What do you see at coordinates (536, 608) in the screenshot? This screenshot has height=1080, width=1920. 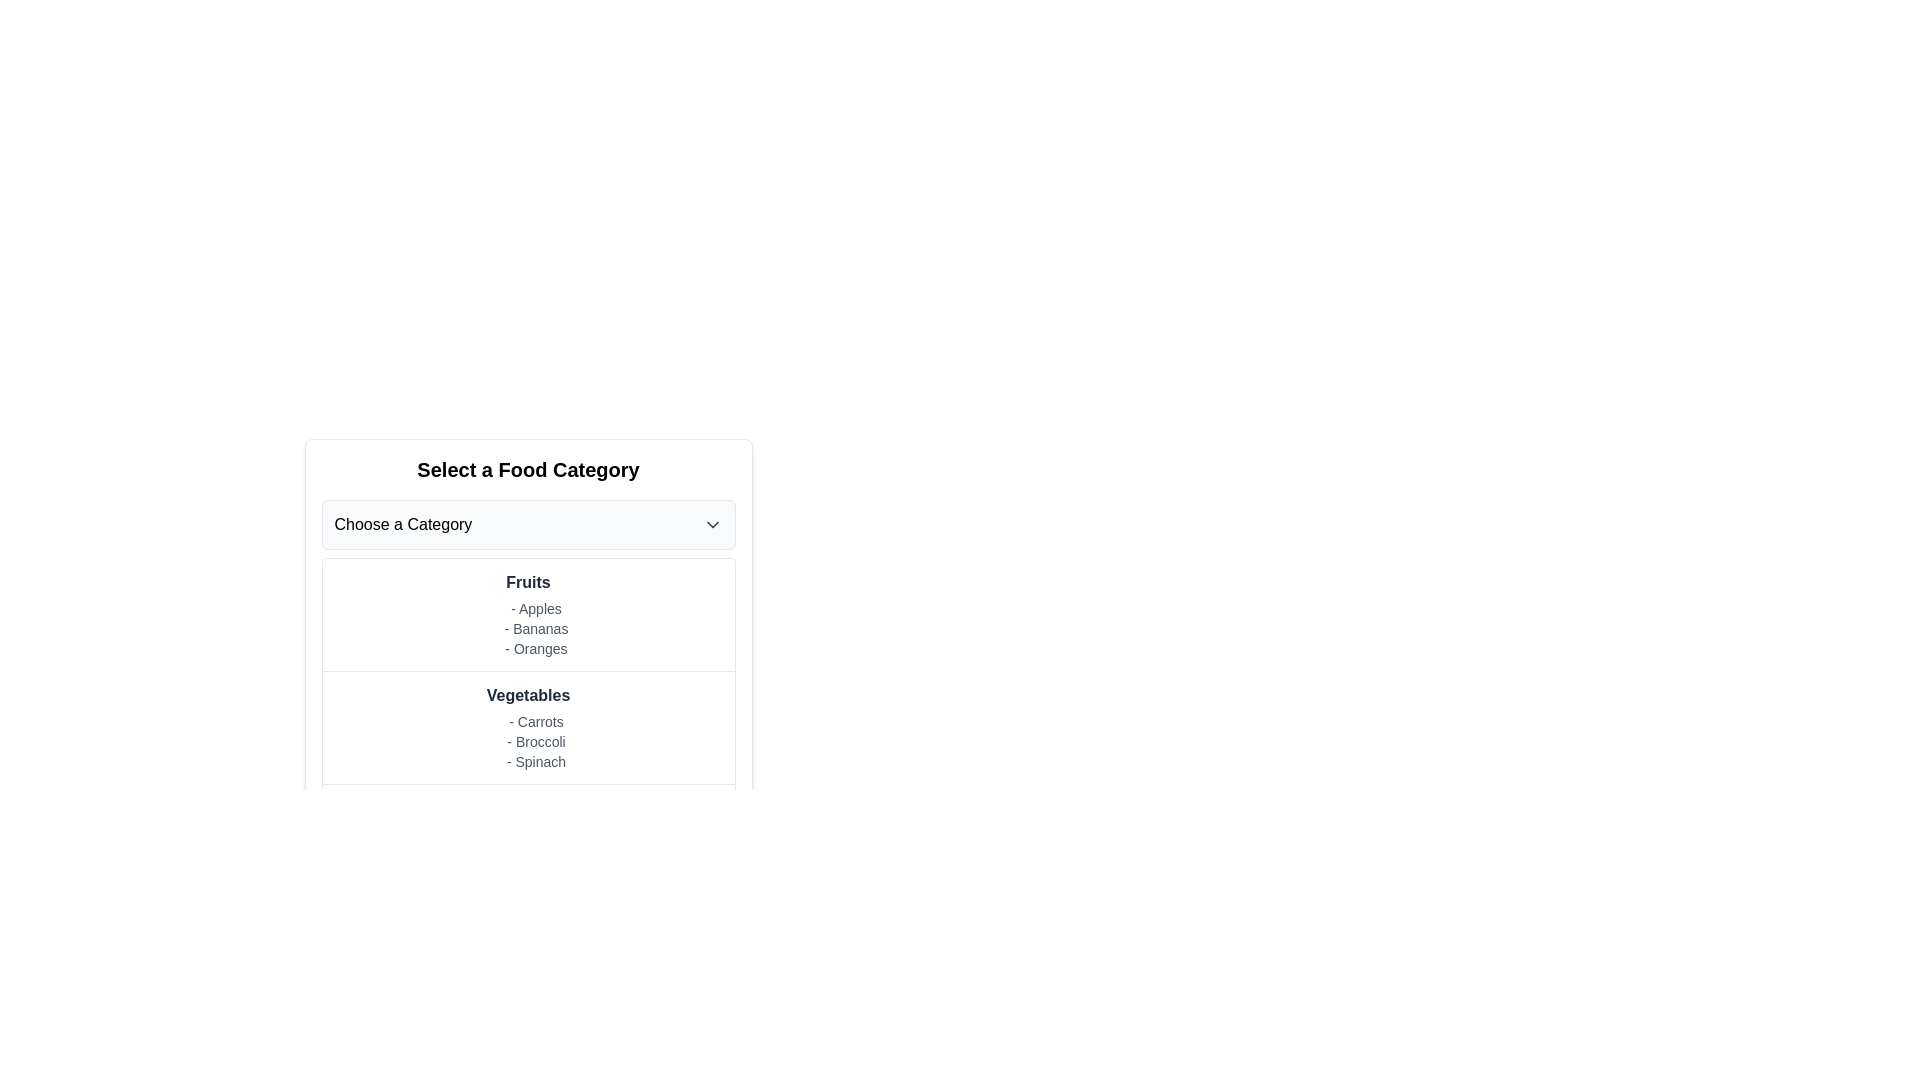 I see `the text element representing 'Apples' in the fruit list, which is positioned above 'Bananas' and 'Oranges'` at bounding box center [536, 608].